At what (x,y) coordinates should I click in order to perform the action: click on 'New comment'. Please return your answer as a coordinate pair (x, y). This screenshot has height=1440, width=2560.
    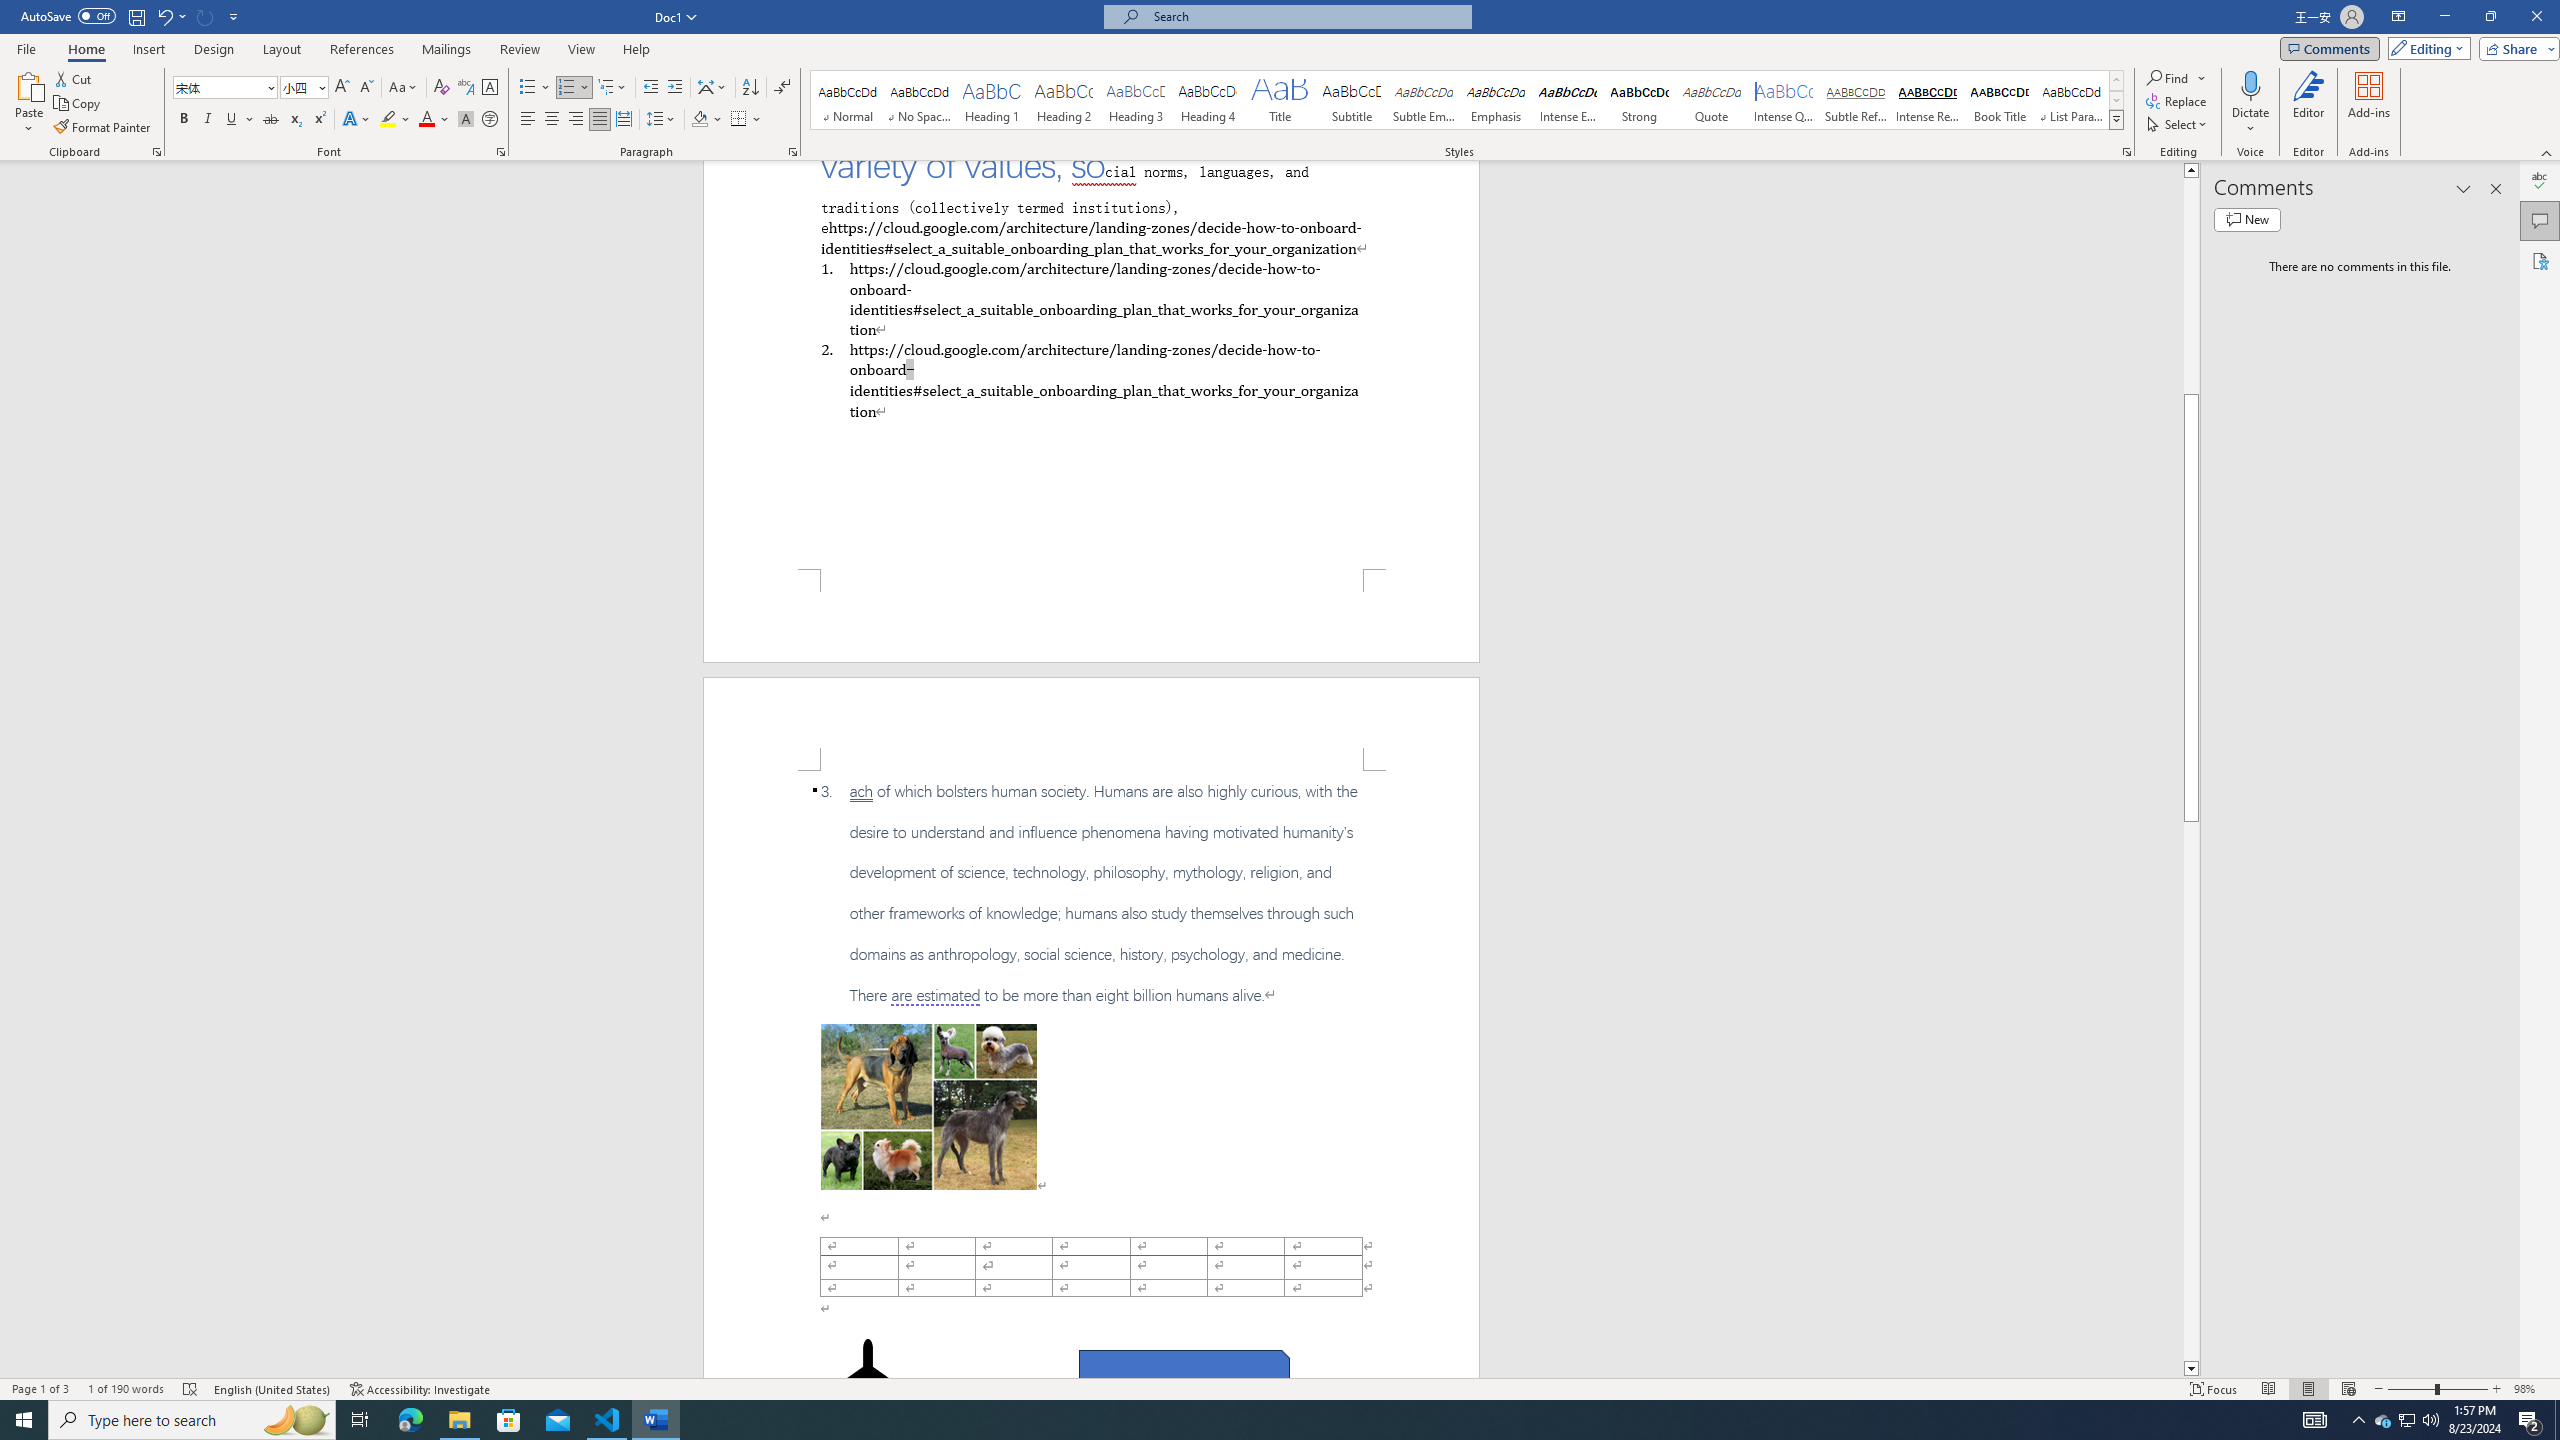
    Looking at the image, I should click on (2246, 218).